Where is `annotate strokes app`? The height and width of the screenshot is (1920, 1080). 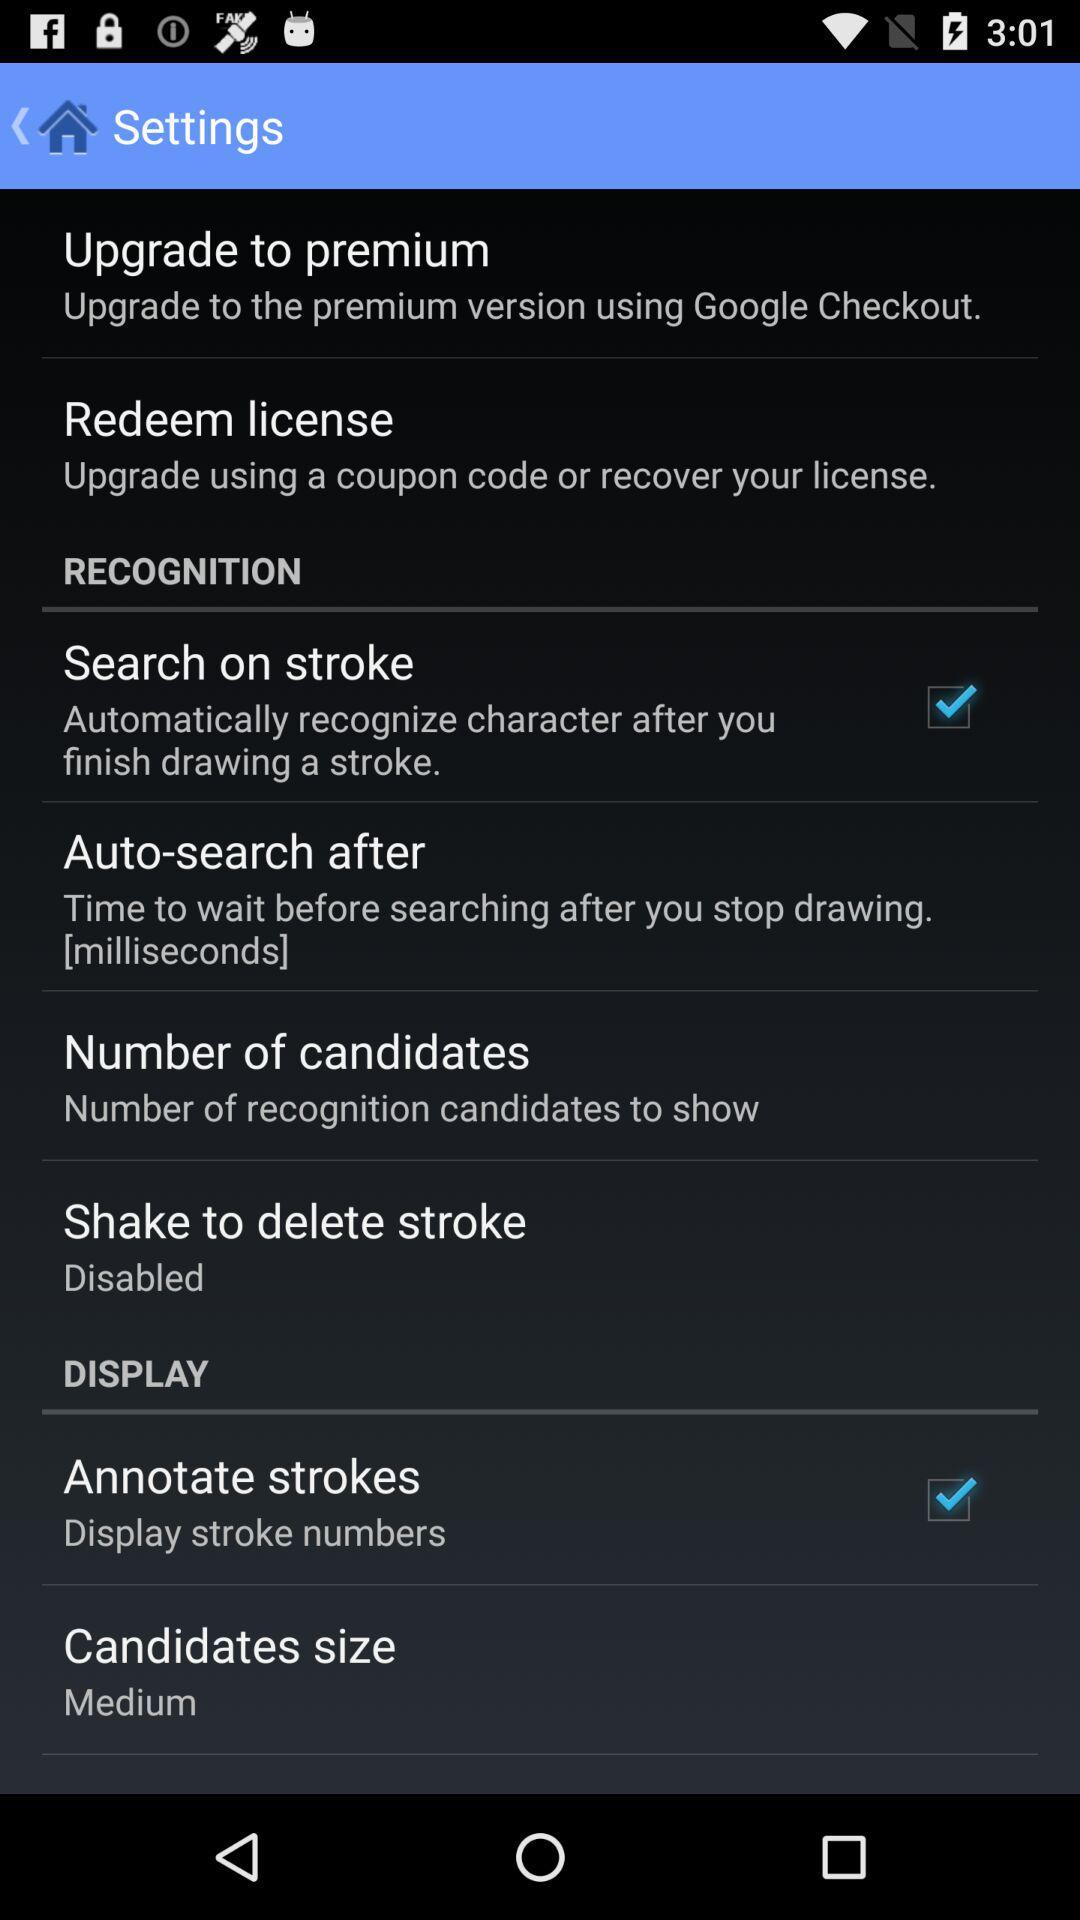 annotate strokes app is located at coordinates (240, 1474).